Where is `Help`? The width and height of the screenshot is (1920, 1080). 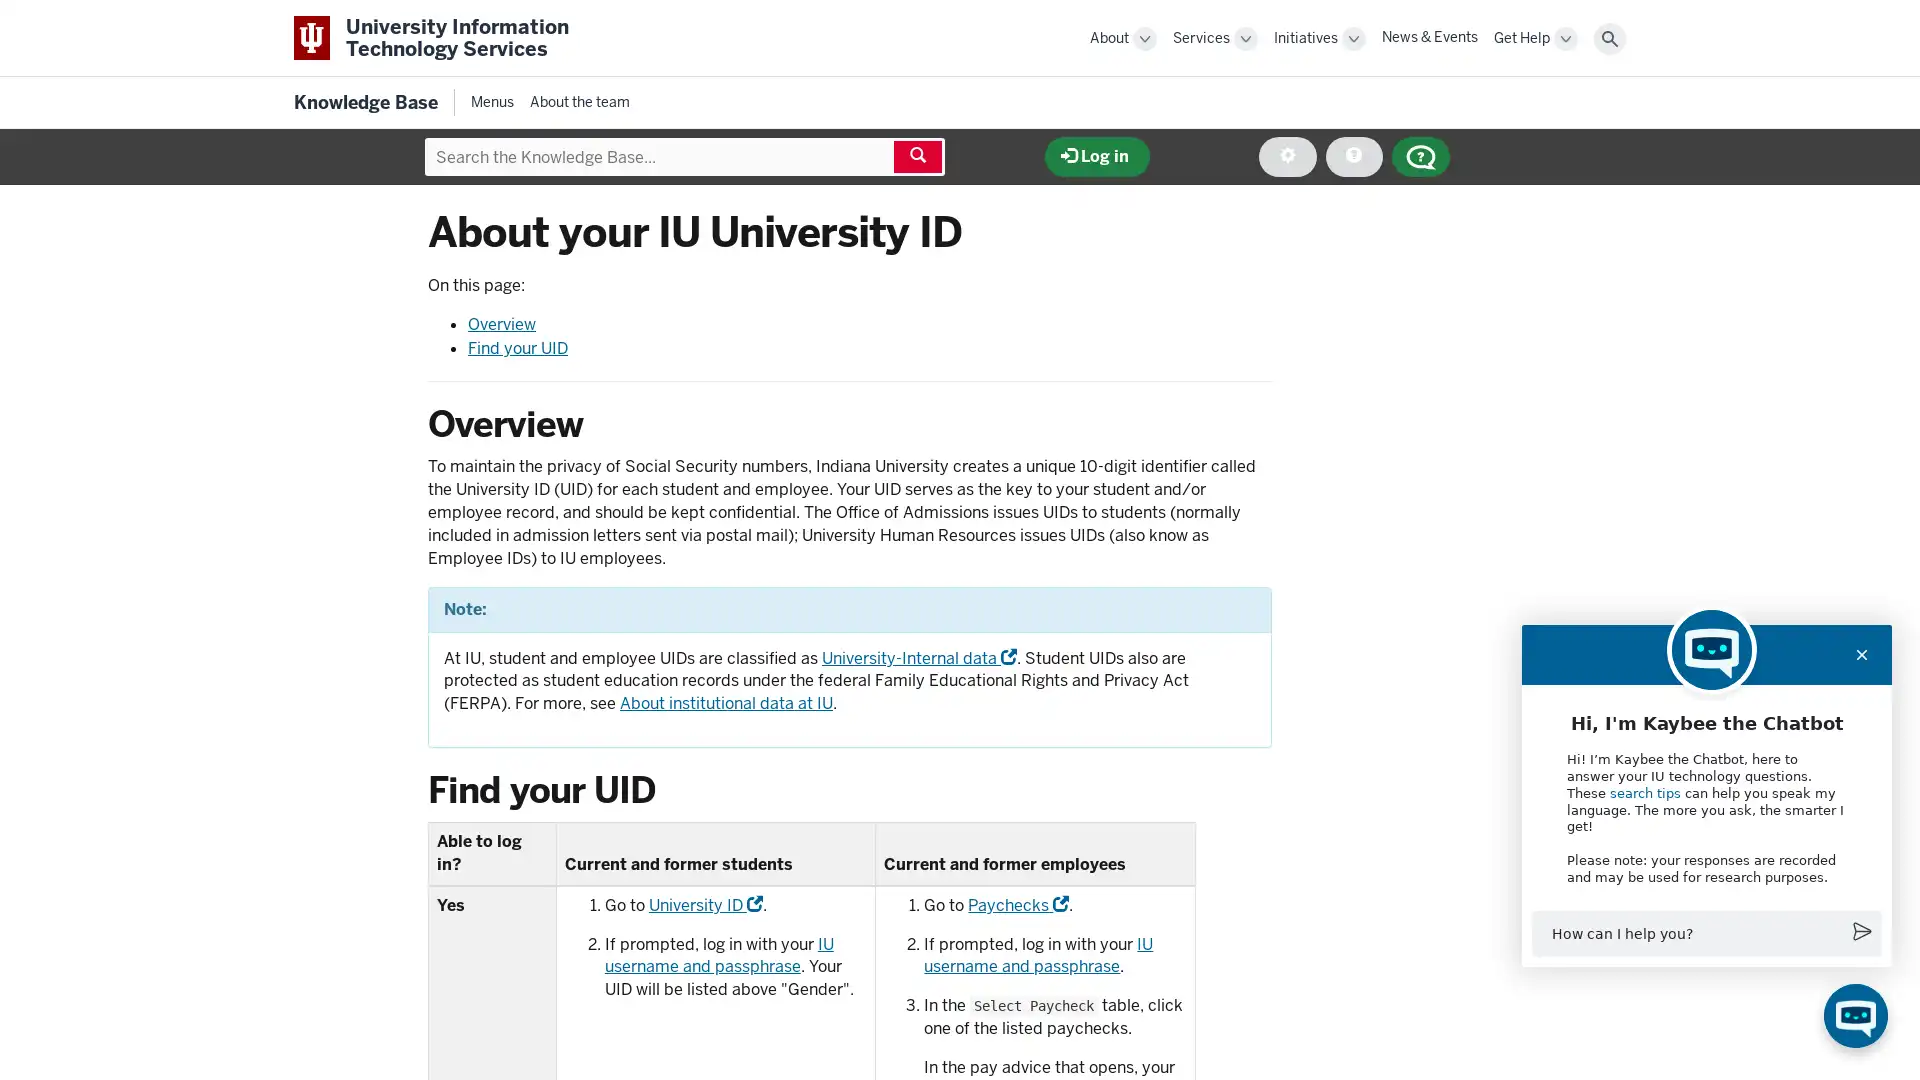 Help is located at coordinates (1353, 156).